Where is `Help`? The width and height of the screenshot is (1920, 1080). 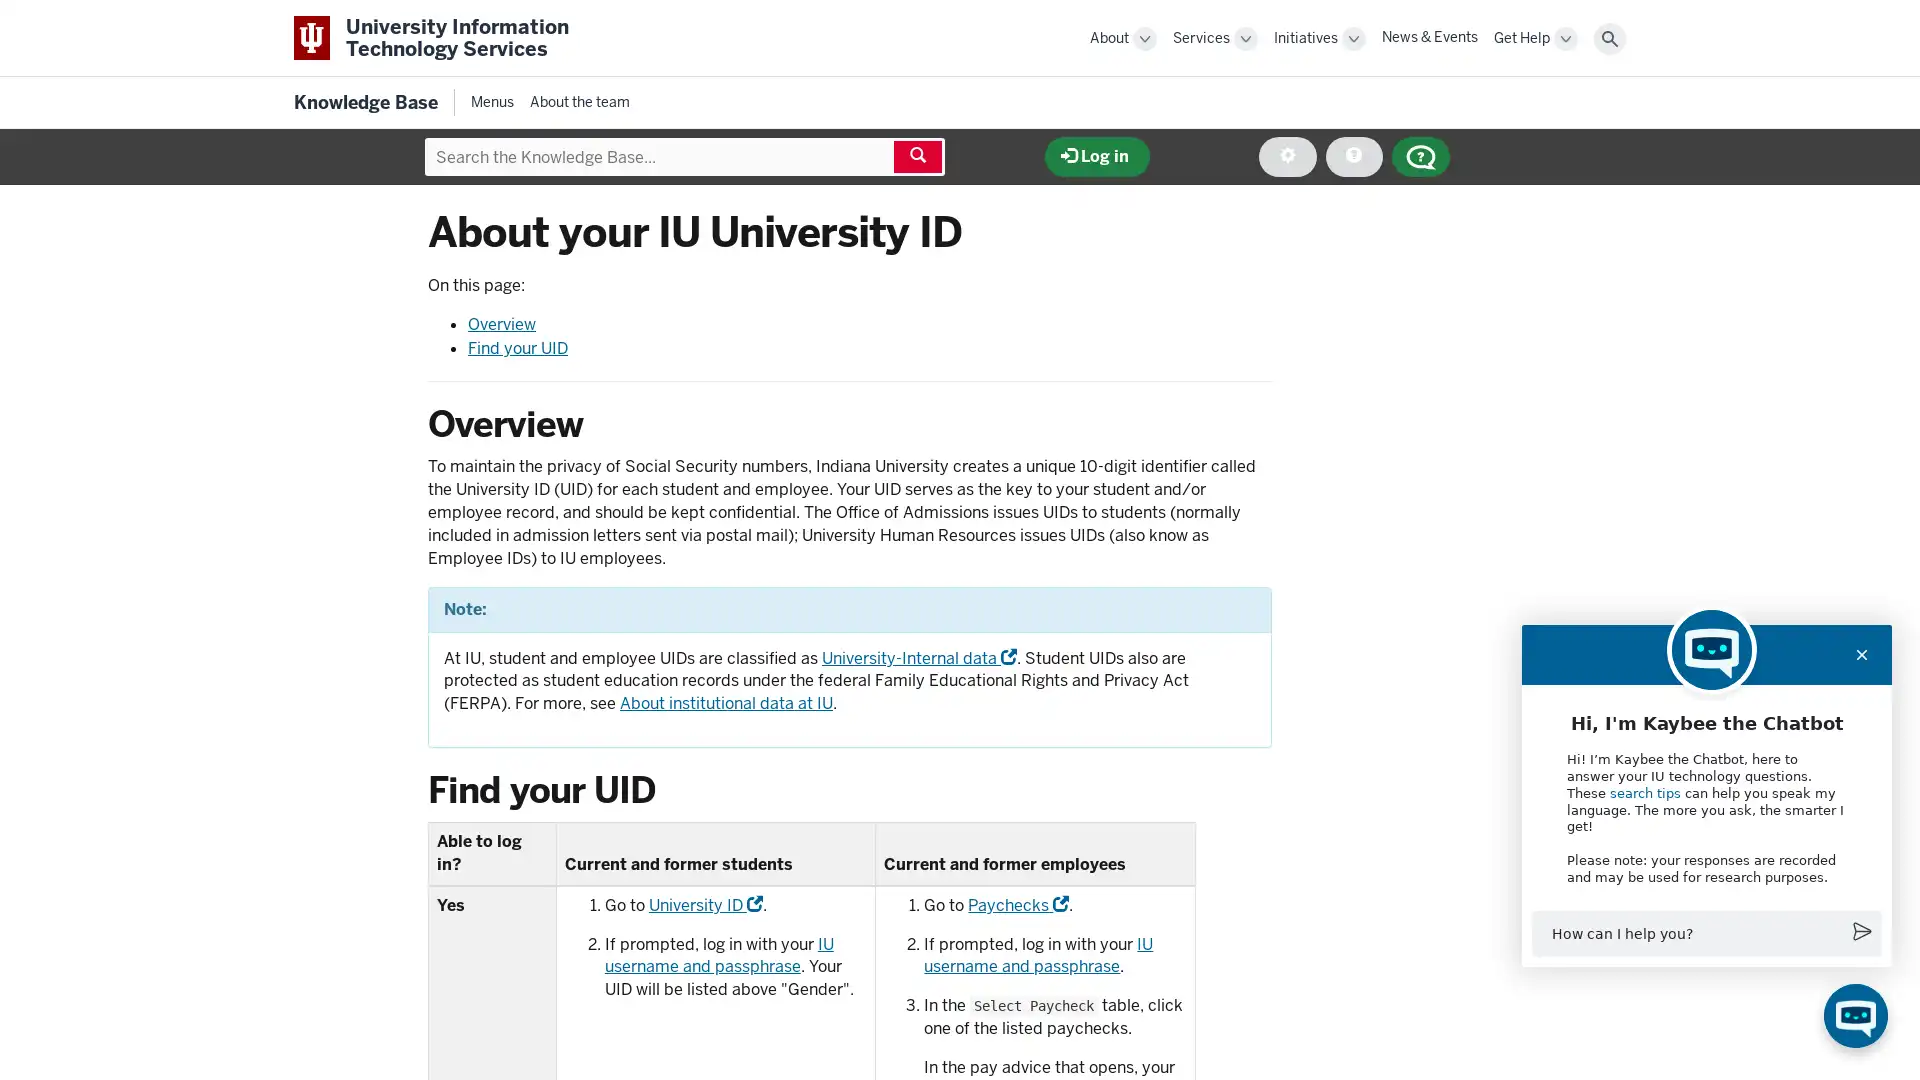 Help is located at coordinates (1353, 156).